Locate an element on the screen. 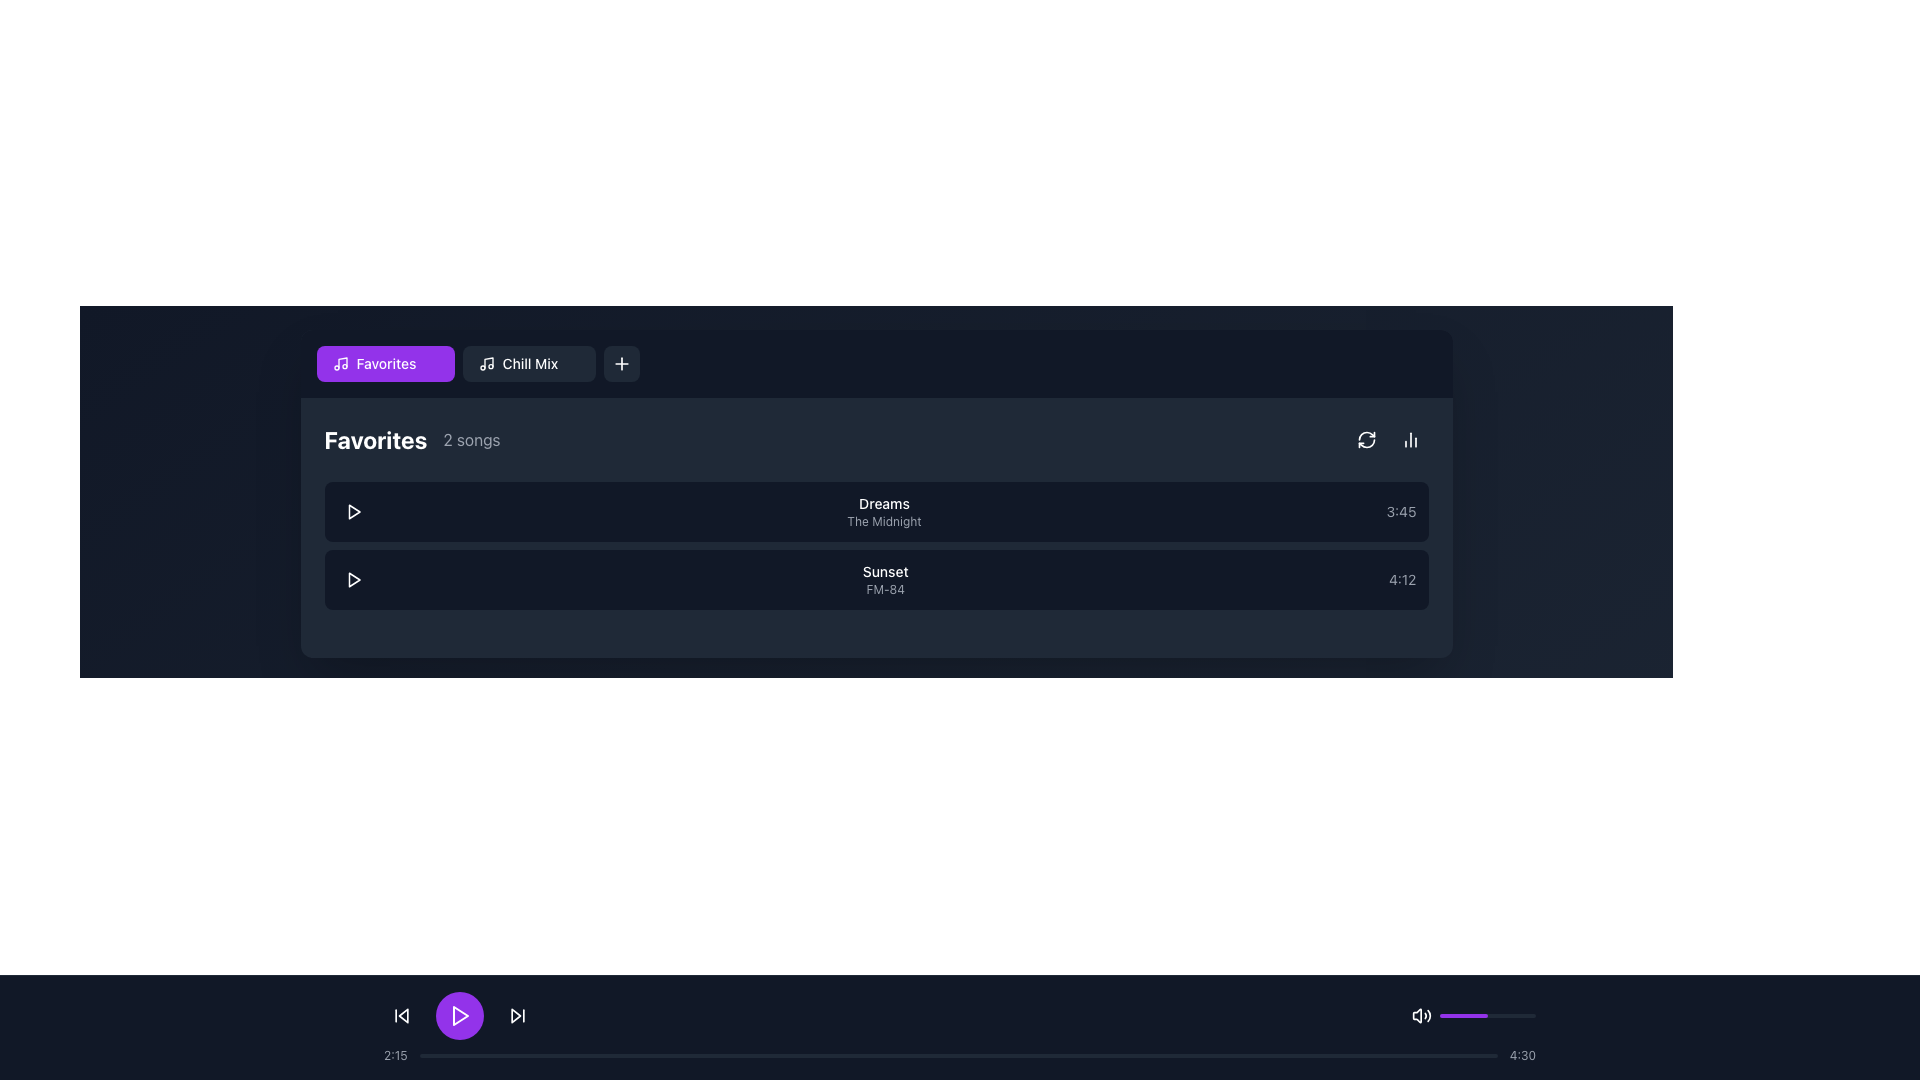  the sound icon located at the bottom-right section of the interface is located at coordinates (1420, 1015).